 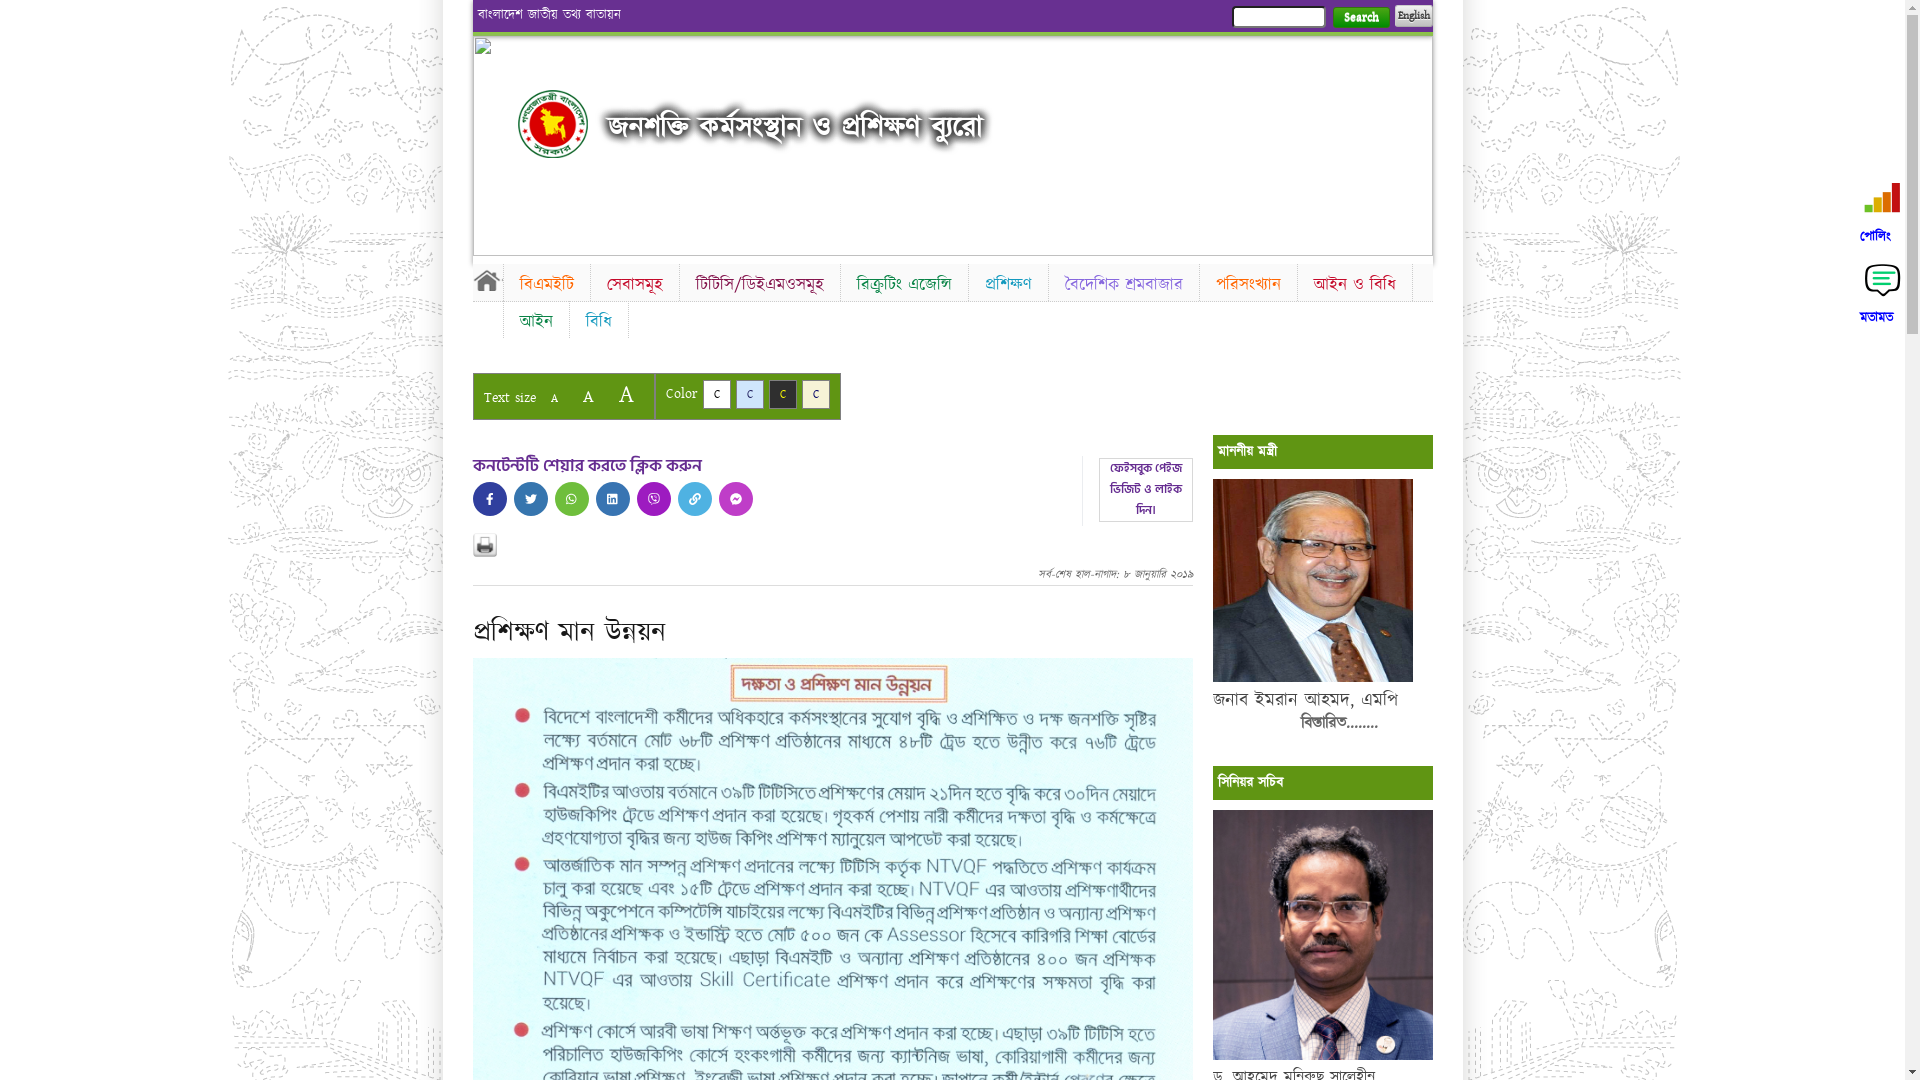 What do you see at coordinates (586, 396) in the screenshot?
I see `'A'` at bounding box center [586, 396].